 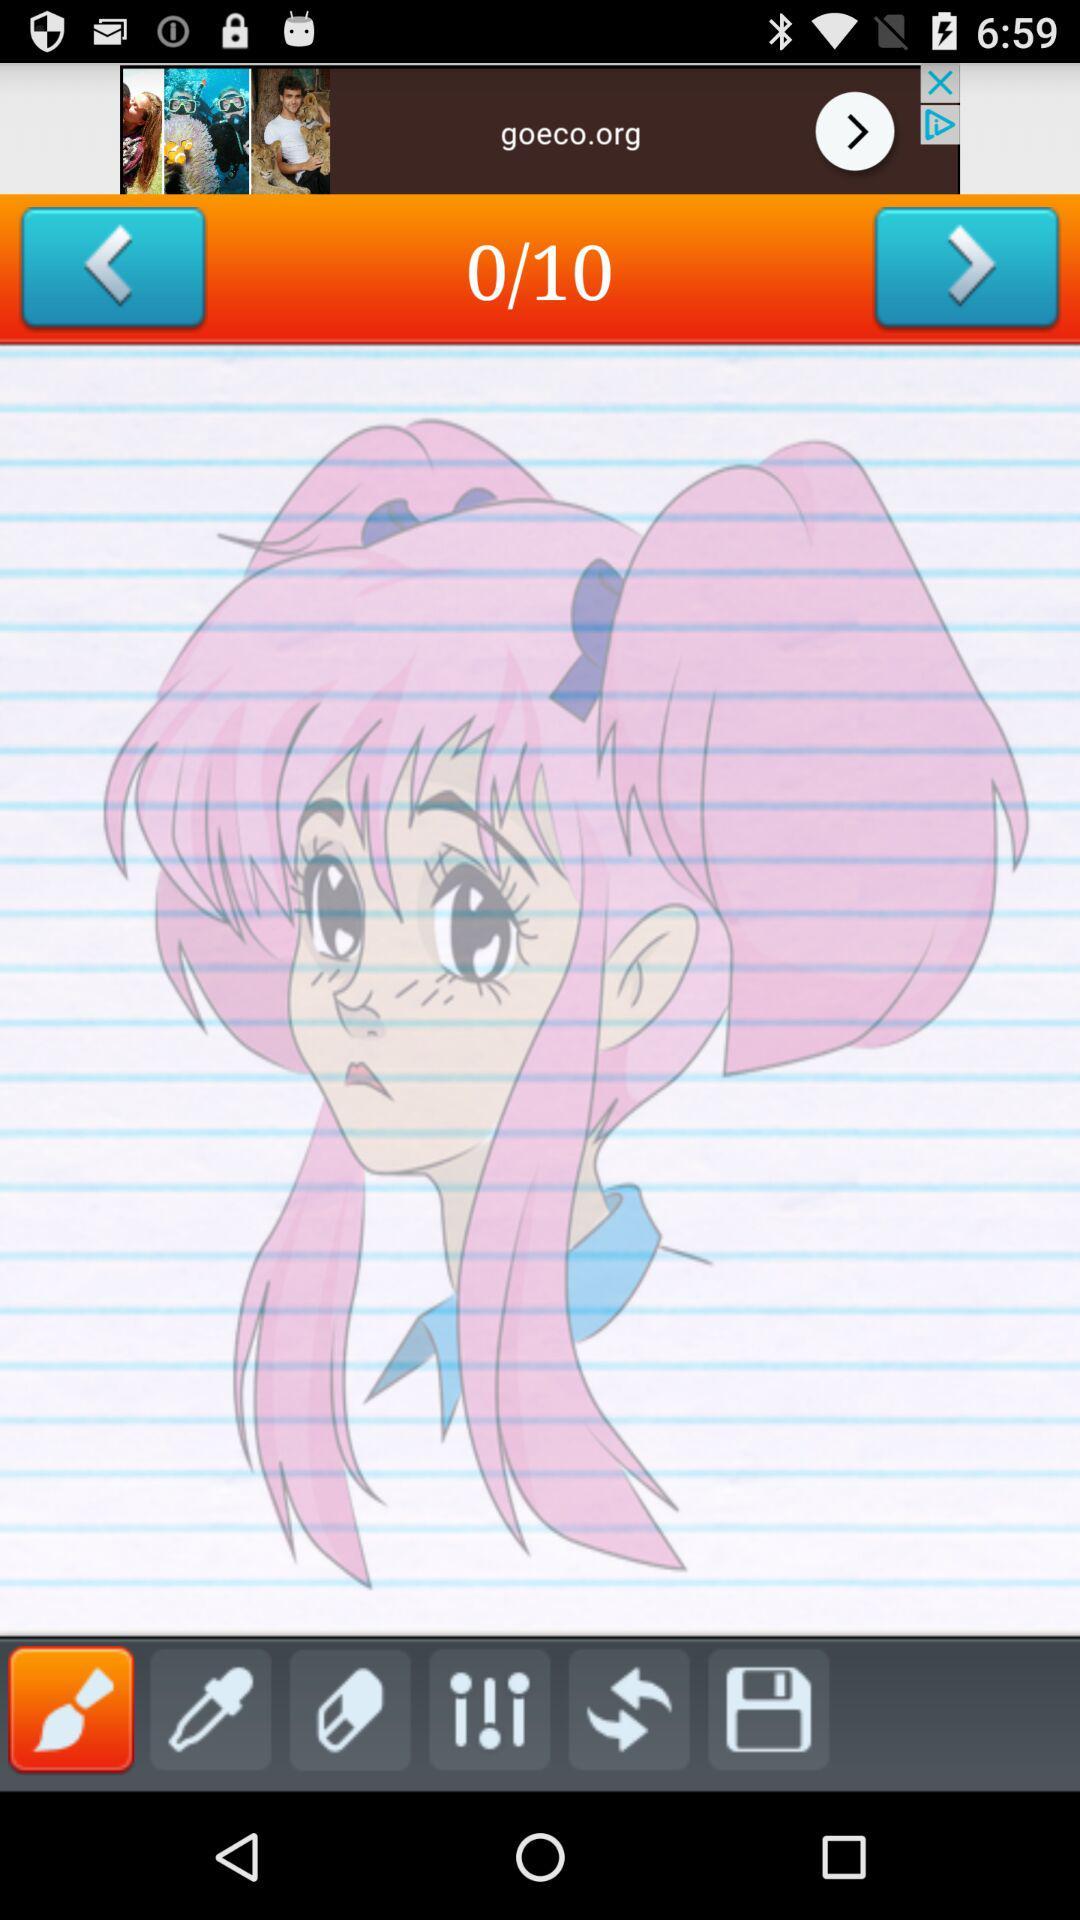 I want to click on bake vete, so click(x=113, y=268).